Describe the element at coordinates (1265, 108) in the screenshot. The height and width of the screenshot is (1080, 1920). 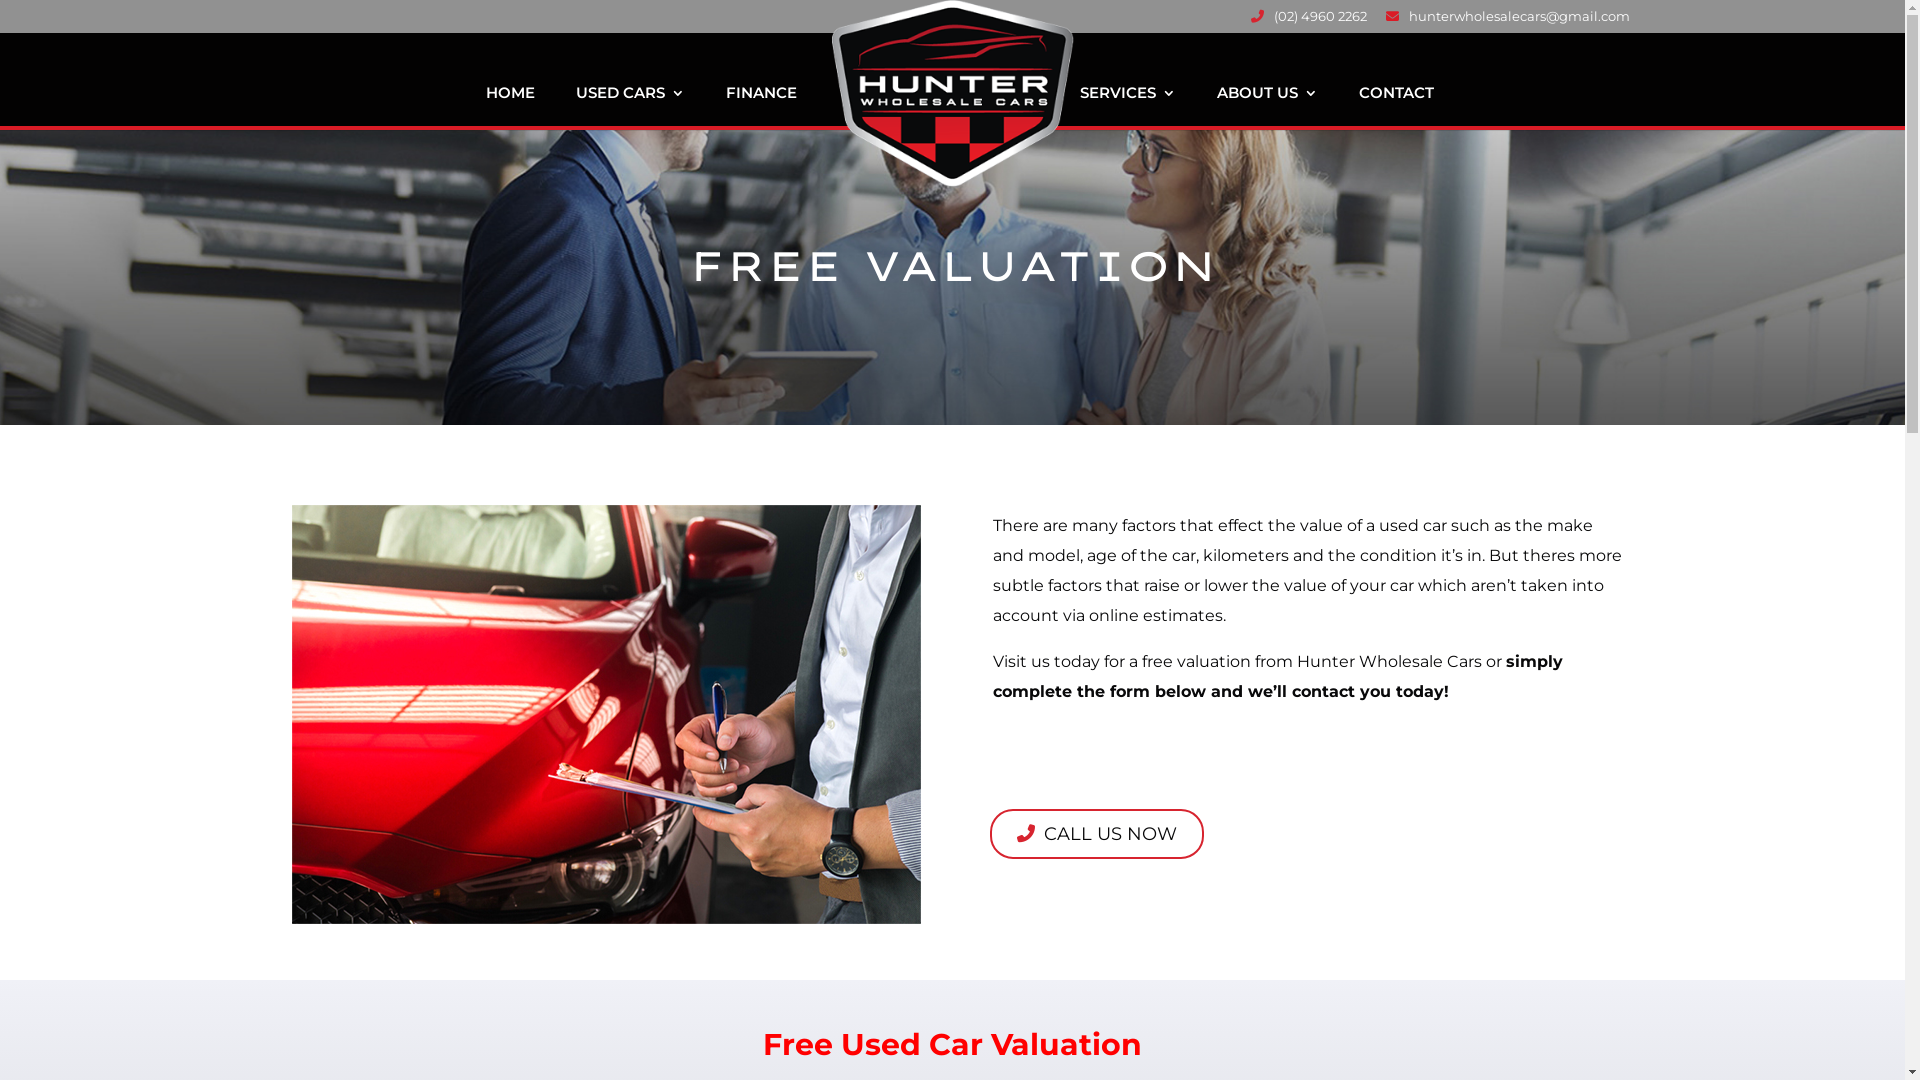
I see `'ABOUT US'` at that location.